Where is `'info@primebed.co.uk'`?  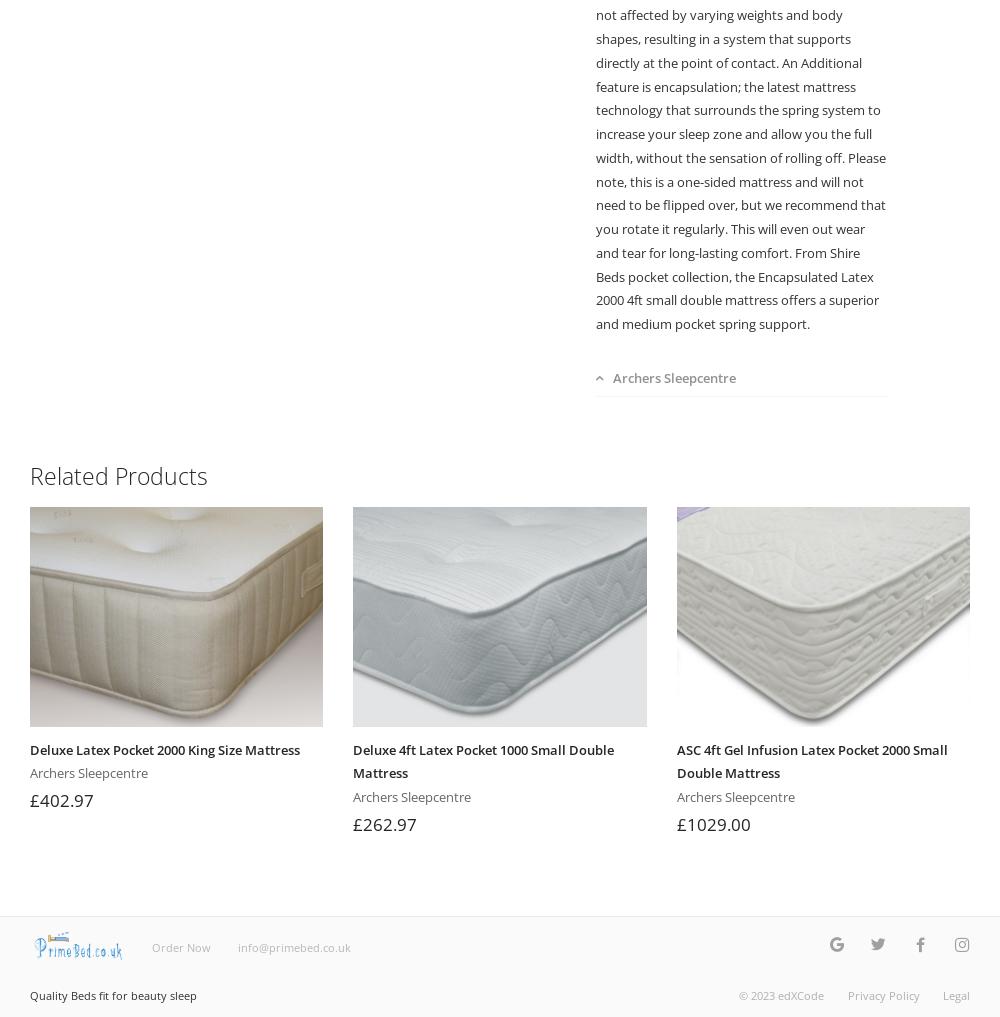 'info@primebed.co.uk' is located at coordinates (236, 945).